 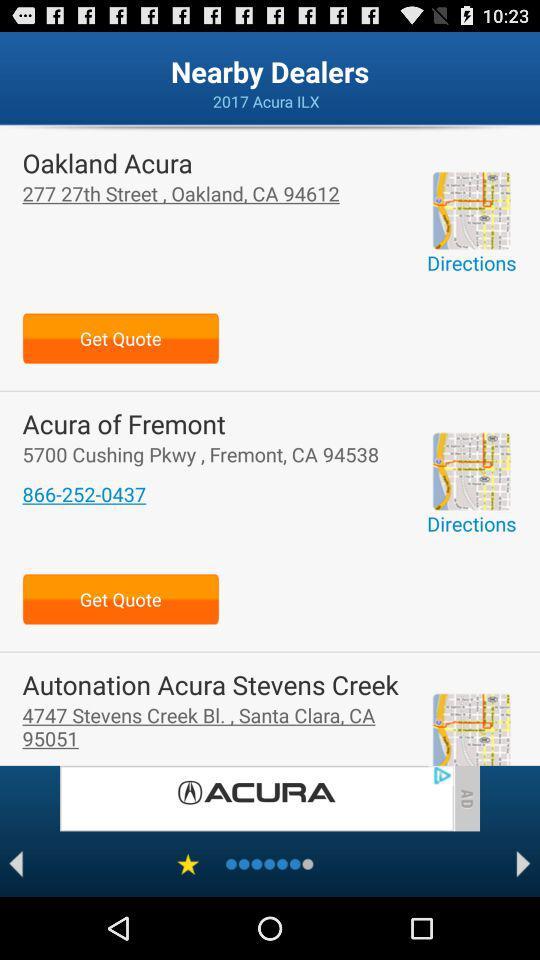 What do you see at coordinates (471, 210) in the screenshot?
I see `location option` at bounding box center [471, 210].